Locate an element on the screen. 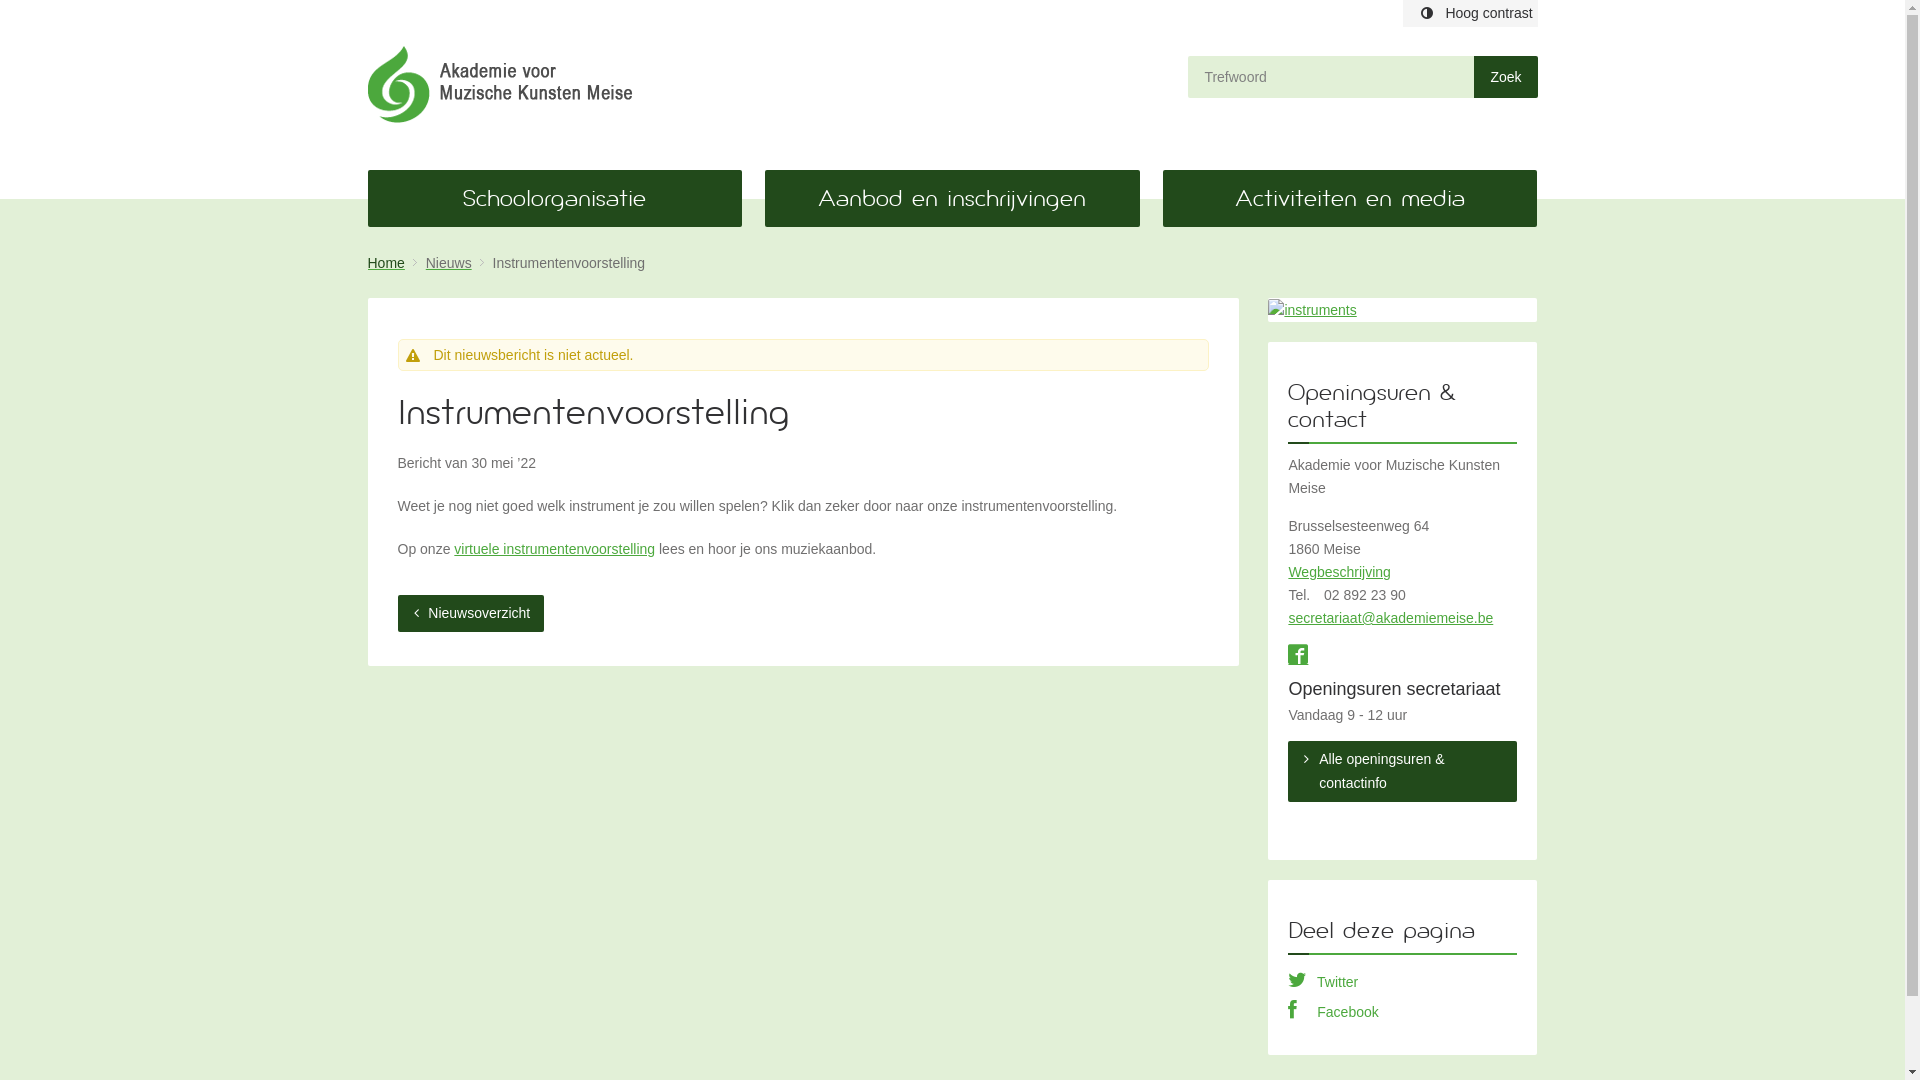 This screenshot has height=1080, width=1920. 'Facebook' is located at coordinates (1333, 1011).